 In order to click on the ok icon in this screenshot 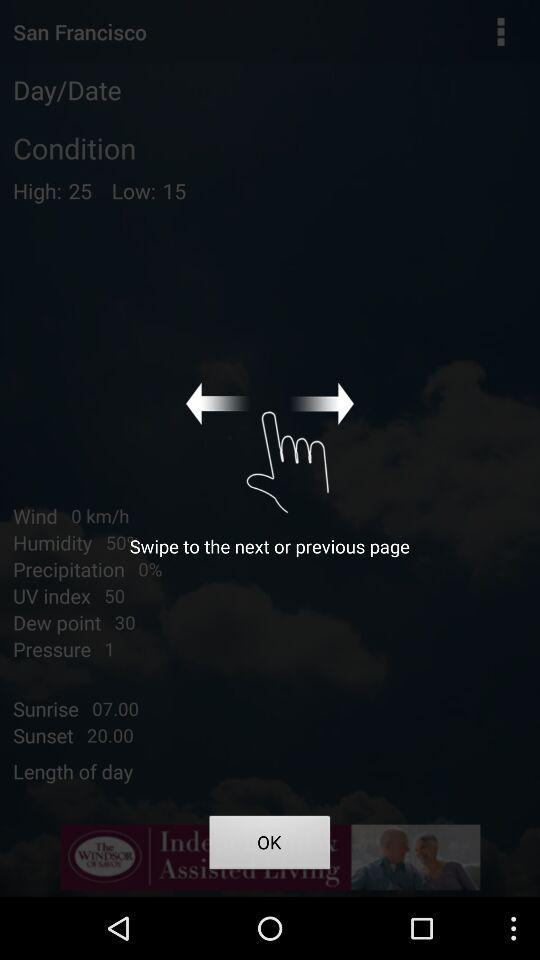, I will do `click(270, 844)`.